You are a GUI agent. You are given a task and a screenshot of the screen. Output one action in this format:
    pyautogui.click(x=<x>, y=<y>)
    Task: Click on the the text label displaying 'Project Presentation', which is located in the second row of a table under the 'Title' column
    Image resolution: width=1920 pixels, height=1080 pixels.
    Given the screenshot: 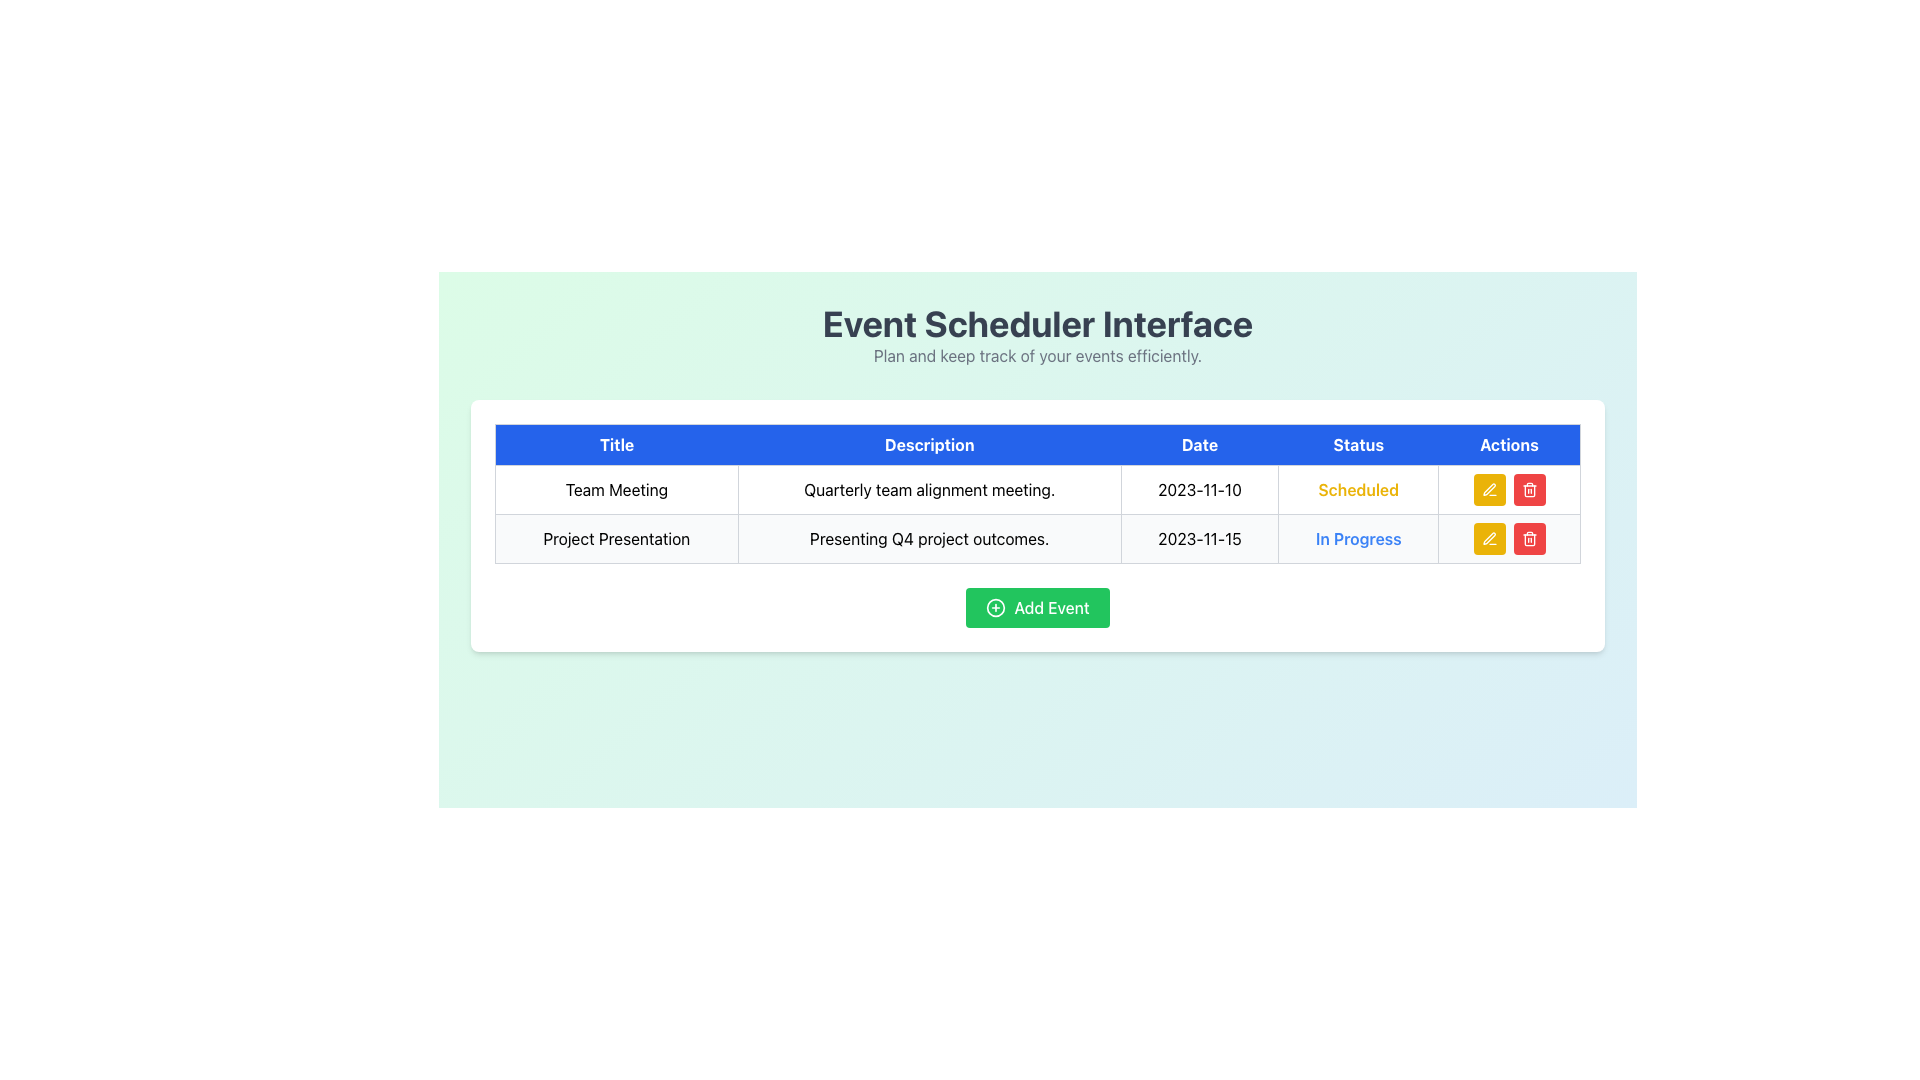 What is the action you would take?
    pyautogui.click(x=615, y=538)
    